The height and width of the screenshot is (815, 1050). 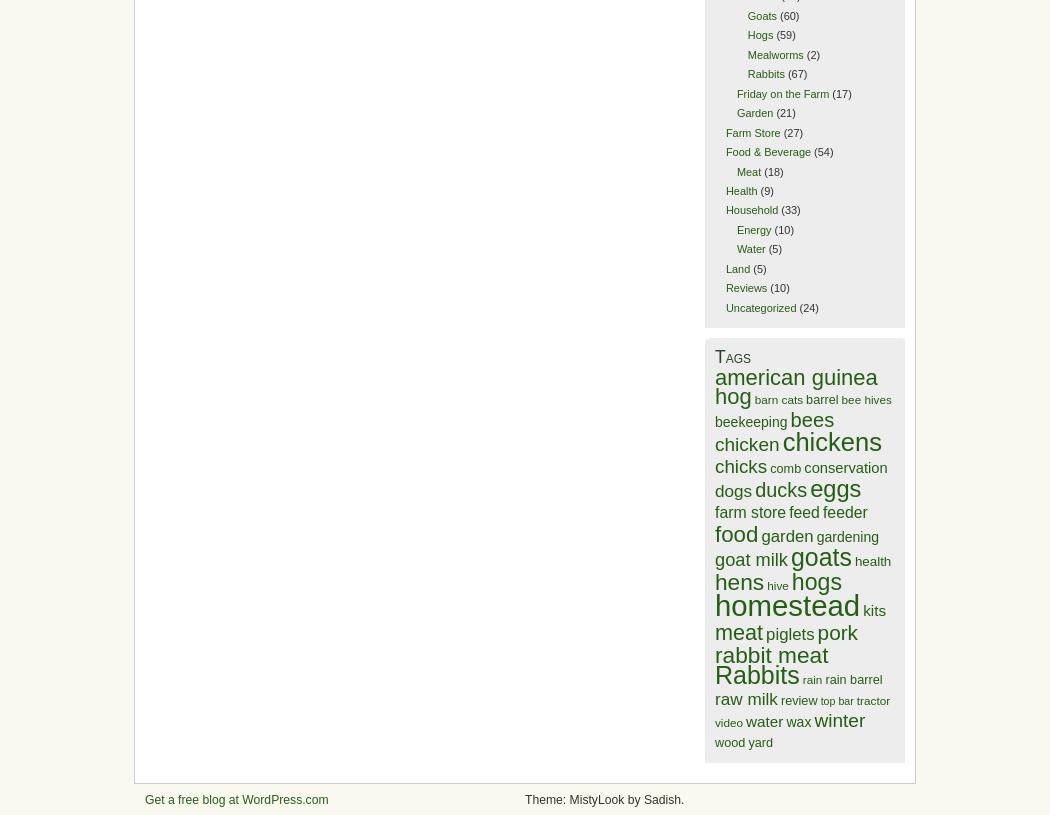 What do you see at coordinates (810, 677) in the screenshot?
I see `'rain'` at bounding box center [810, 677].